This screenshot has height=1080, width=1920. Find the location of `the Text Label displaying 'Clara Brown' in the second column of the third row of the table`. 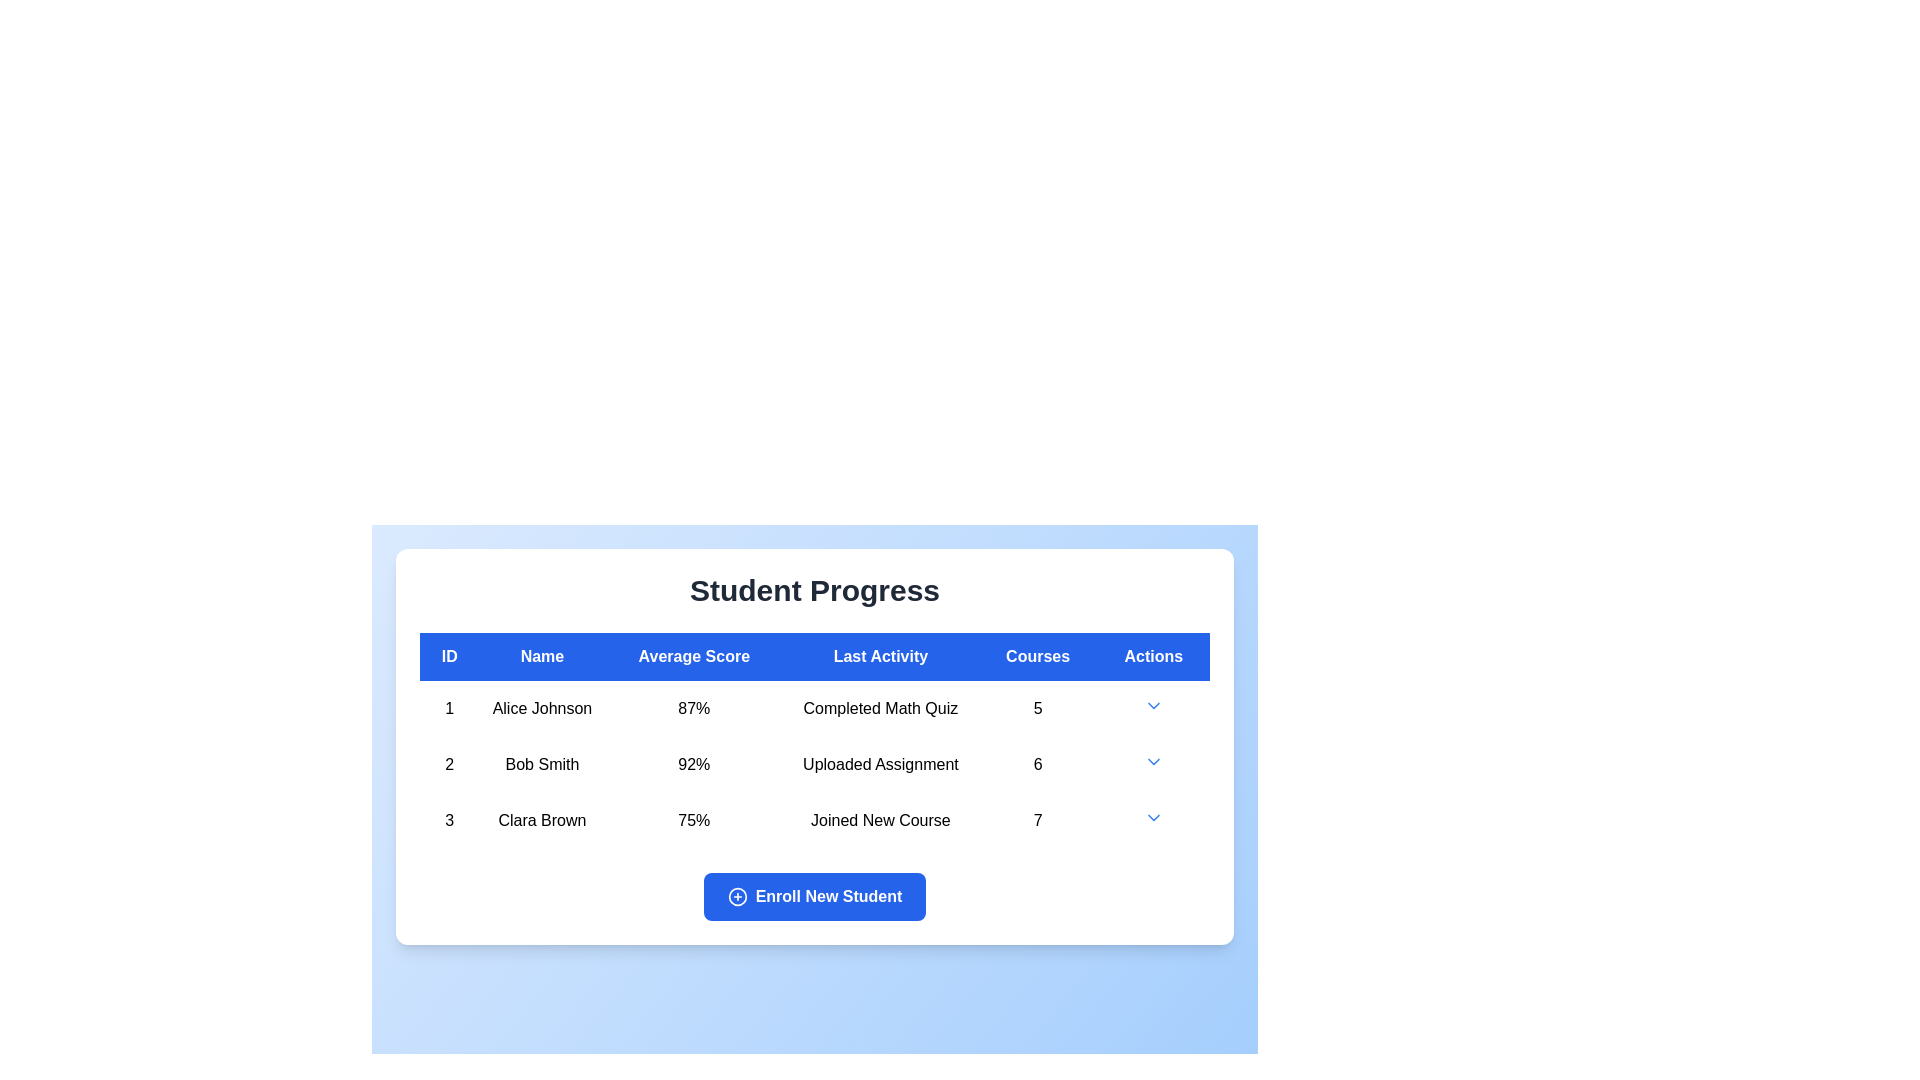

the Text Label displaying 'Clara Brown' in the second column of the third row of the table is located at coordinates (542, 821).